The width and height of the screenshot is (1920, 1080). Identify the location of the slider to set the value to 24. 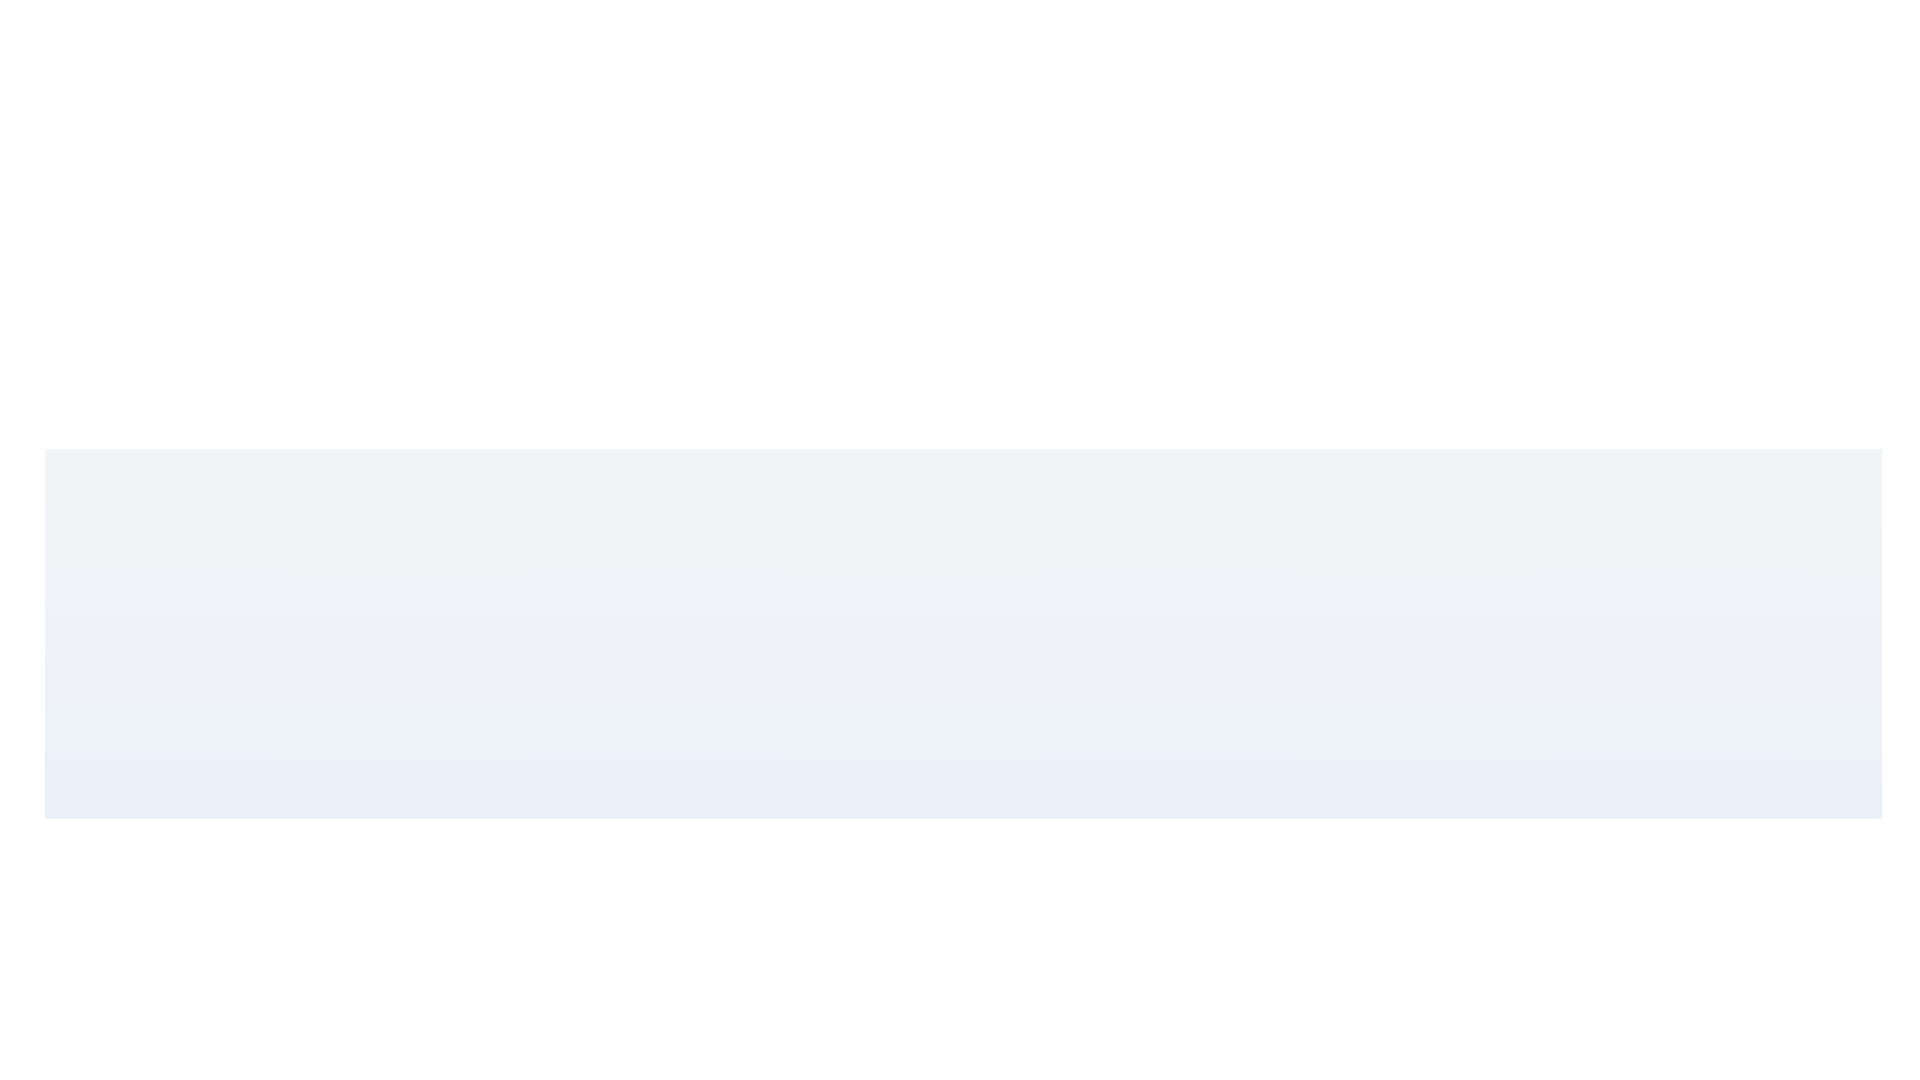
(989, 998).